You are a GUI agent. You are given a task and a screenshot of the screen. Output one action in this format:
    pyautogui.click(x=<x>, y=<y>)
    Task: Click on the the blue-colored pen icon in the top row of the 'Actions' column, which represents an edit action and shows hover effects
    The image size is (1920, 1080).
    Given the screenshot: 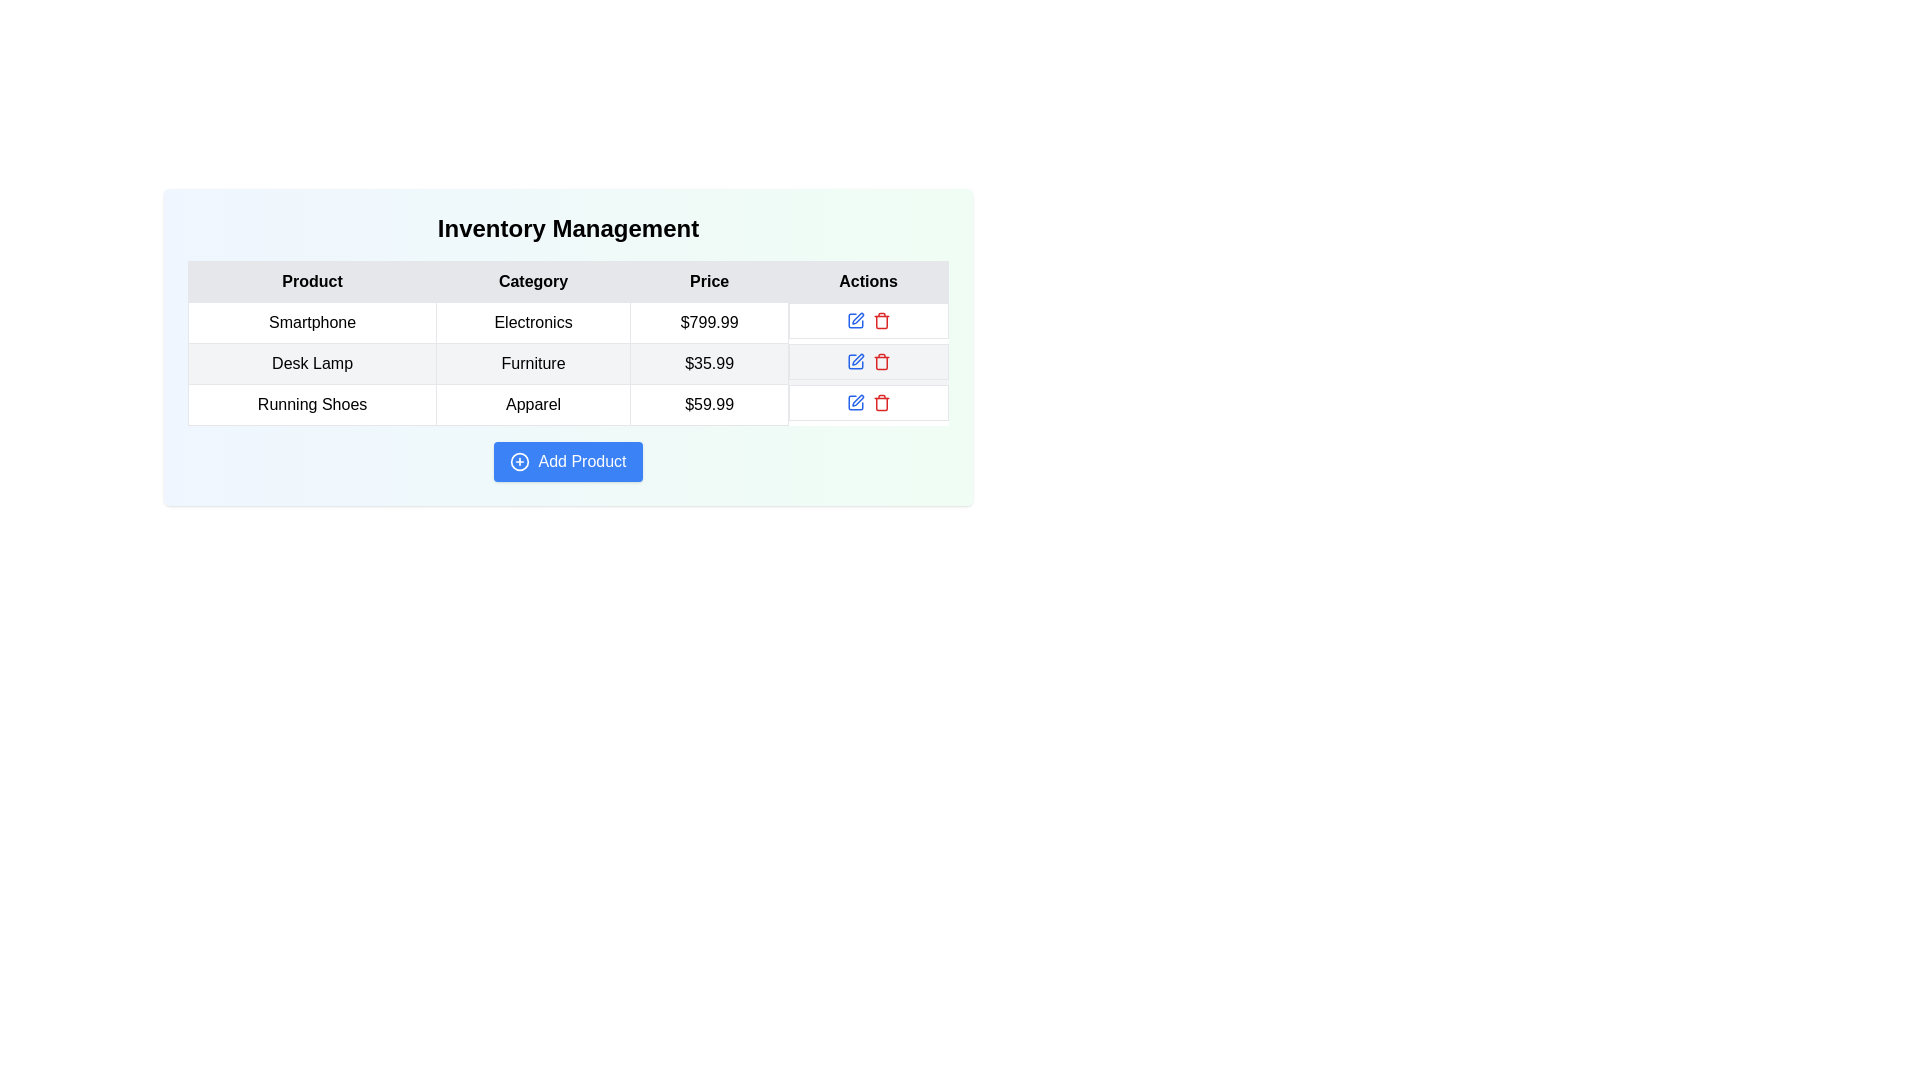 What is the action you would take?
    pyautogui.click(x=855, y=319)
    